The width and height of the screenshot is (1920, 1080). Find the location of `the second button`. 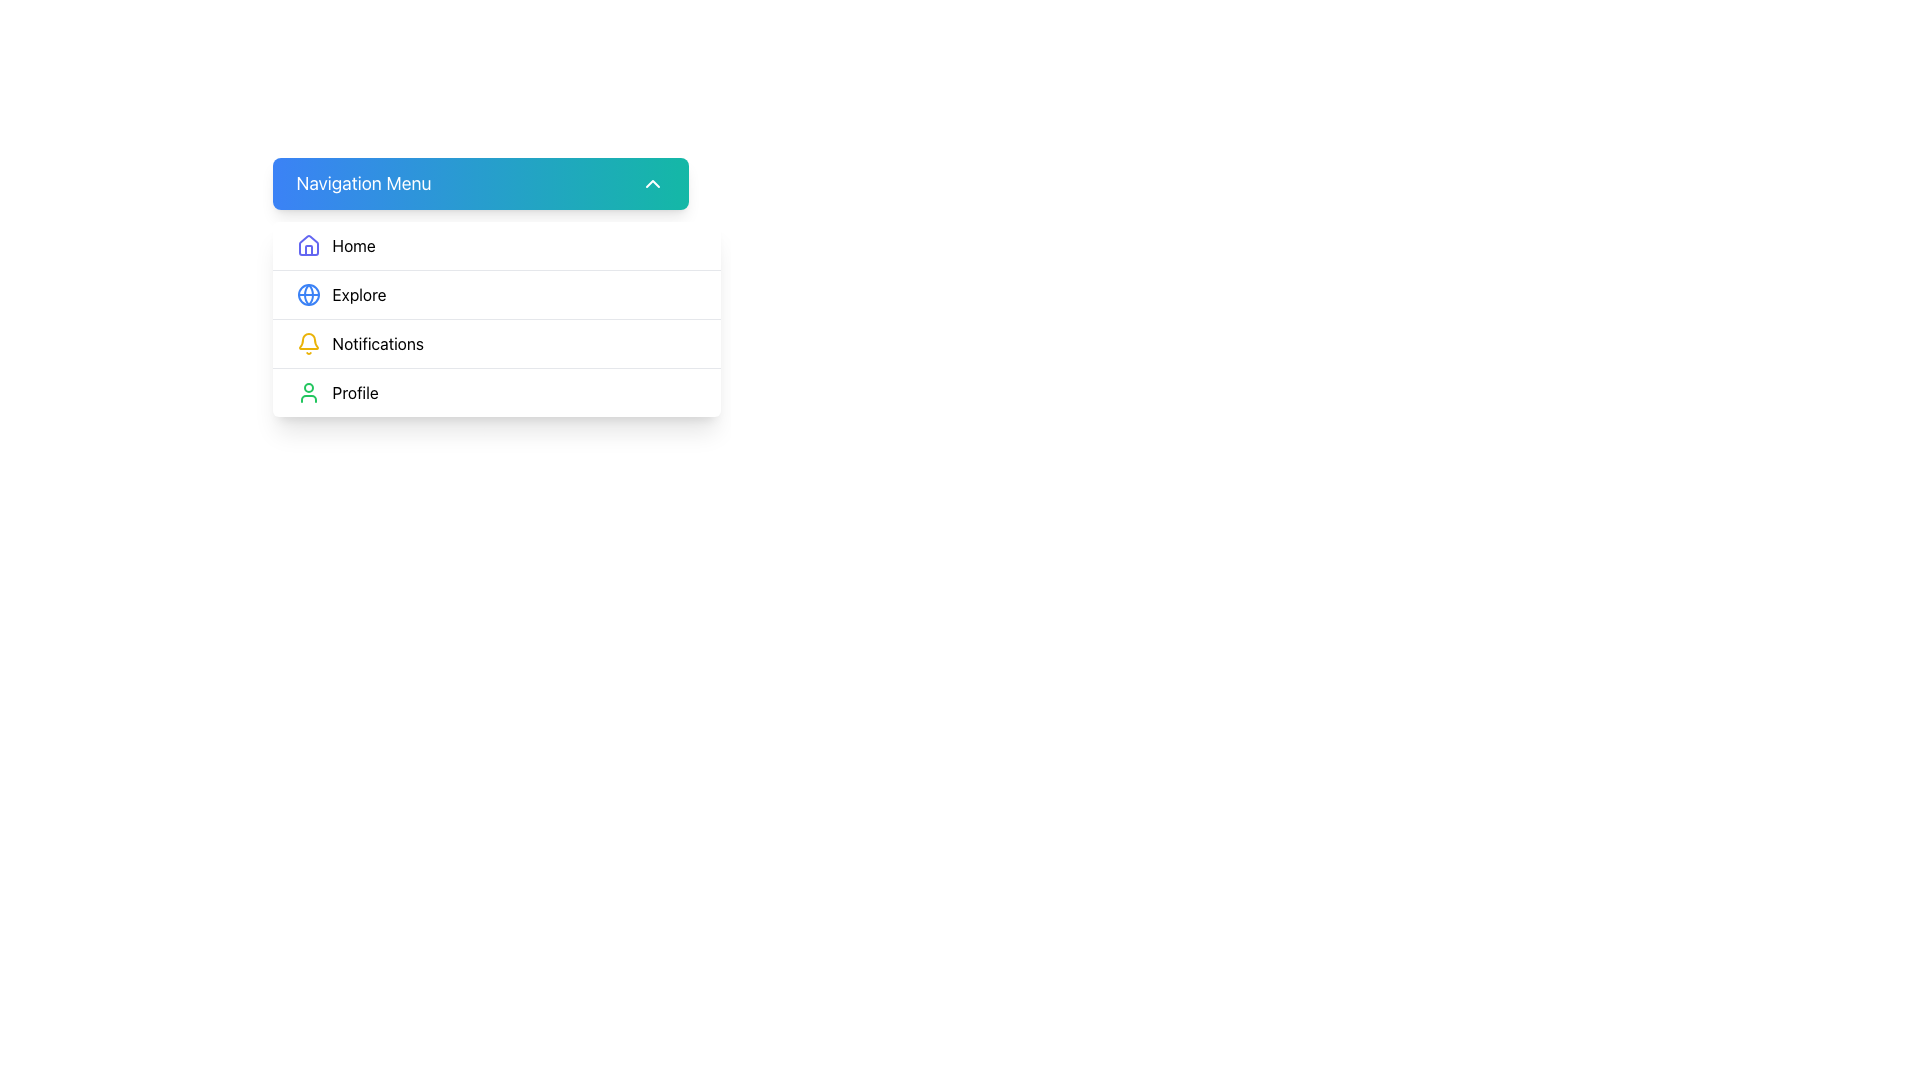

the second button is located at coordinates (496, 294).